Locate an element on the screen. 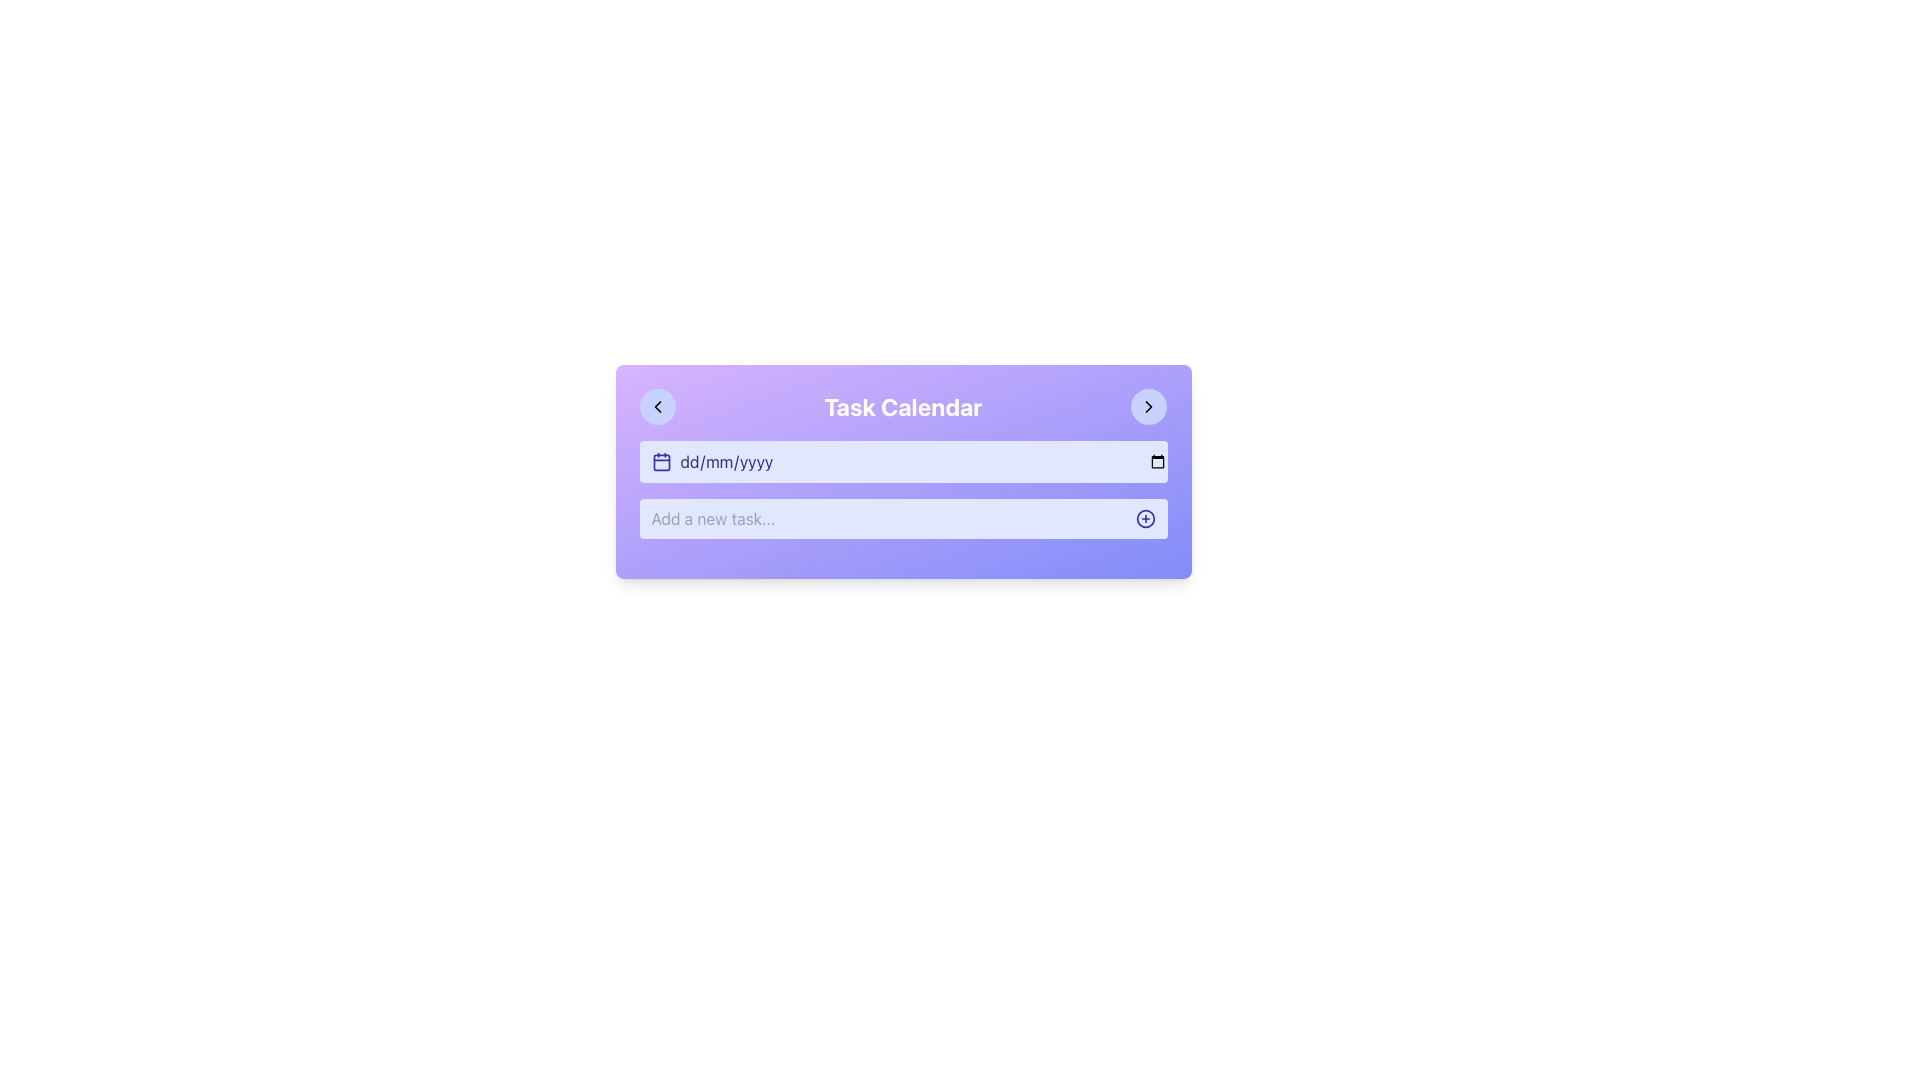 Image resolution: width=1920 pixels, height=1080 pixels. the circular button with a light purple background and a left-facing chevron icon, located on the left side of the 'Task Calendar' header for additional interactions is located at coordinates (657, 406).